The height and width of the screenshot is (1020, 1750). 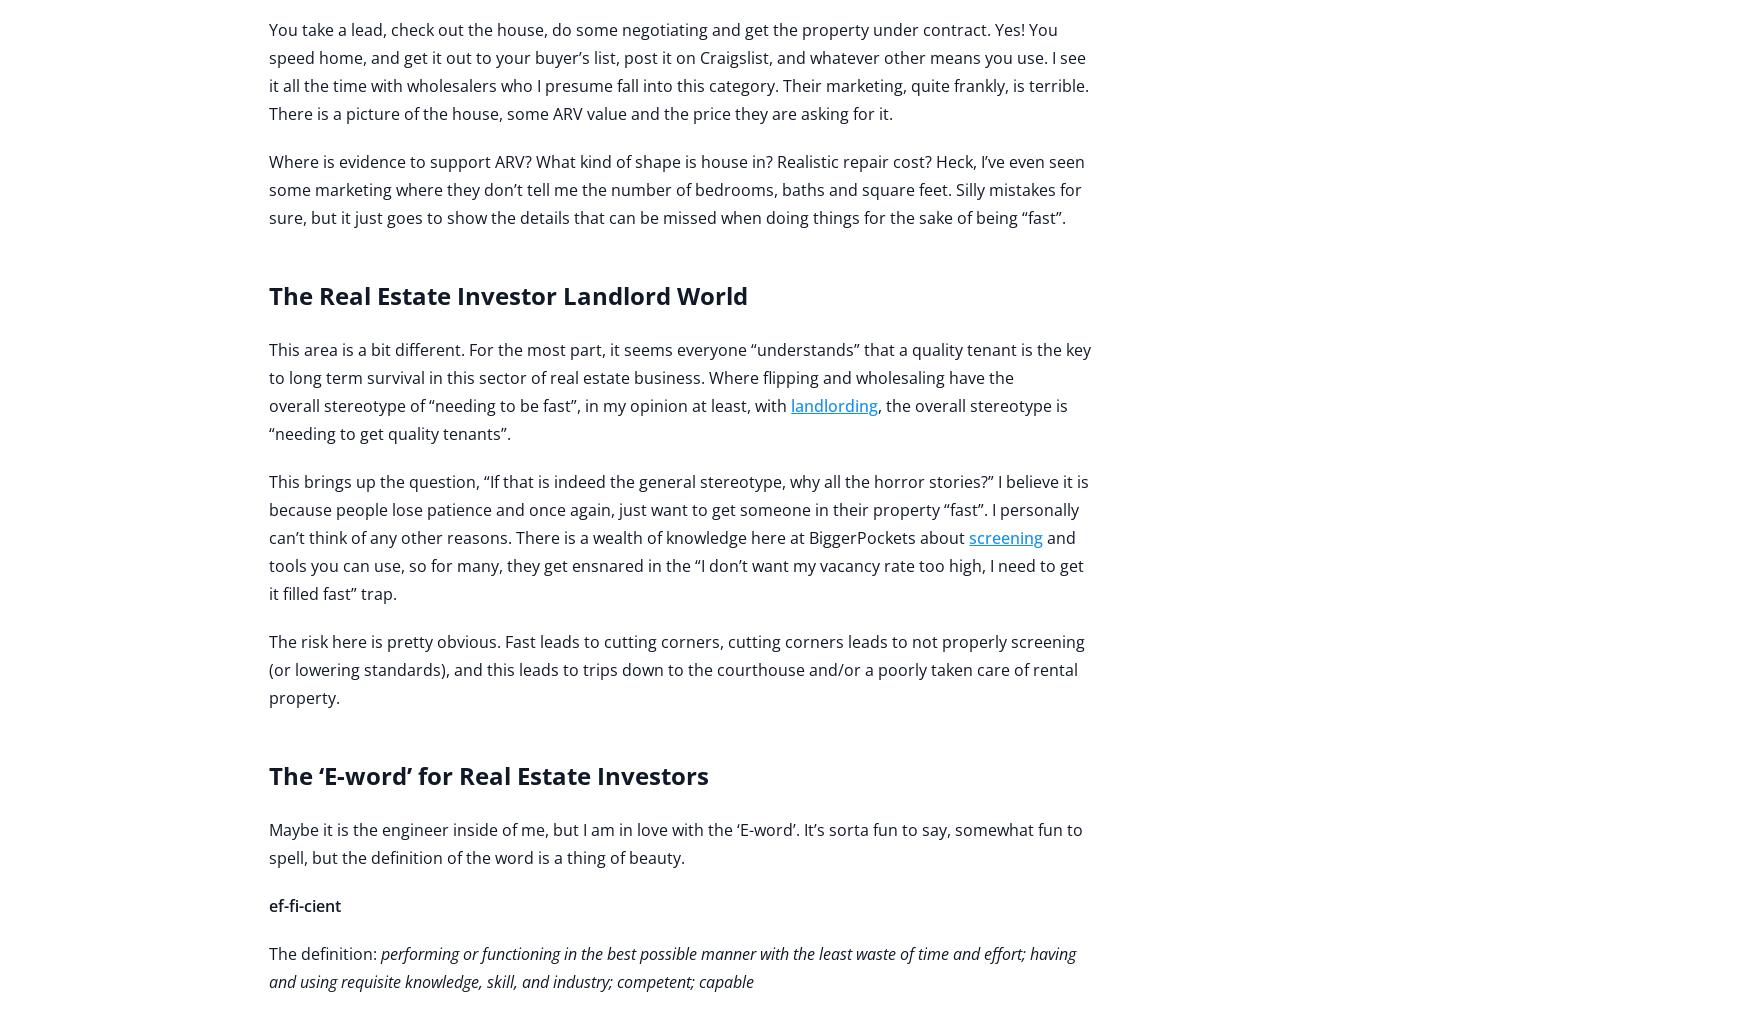 What do you see at coordinates (676, 189) in the screenshot?
I see `'Where is evidence to support ARV? What kind of shape is house in? Realistic repair cost? Heck, I’ve even seen some marketing where they don’t tell me the number of bedrooms, baths and square feet. Silly mistakes for sure, but it just goes to show the details that can be missed when doing things for the sake of being “fast”.'` at bounding box center [676, 189].